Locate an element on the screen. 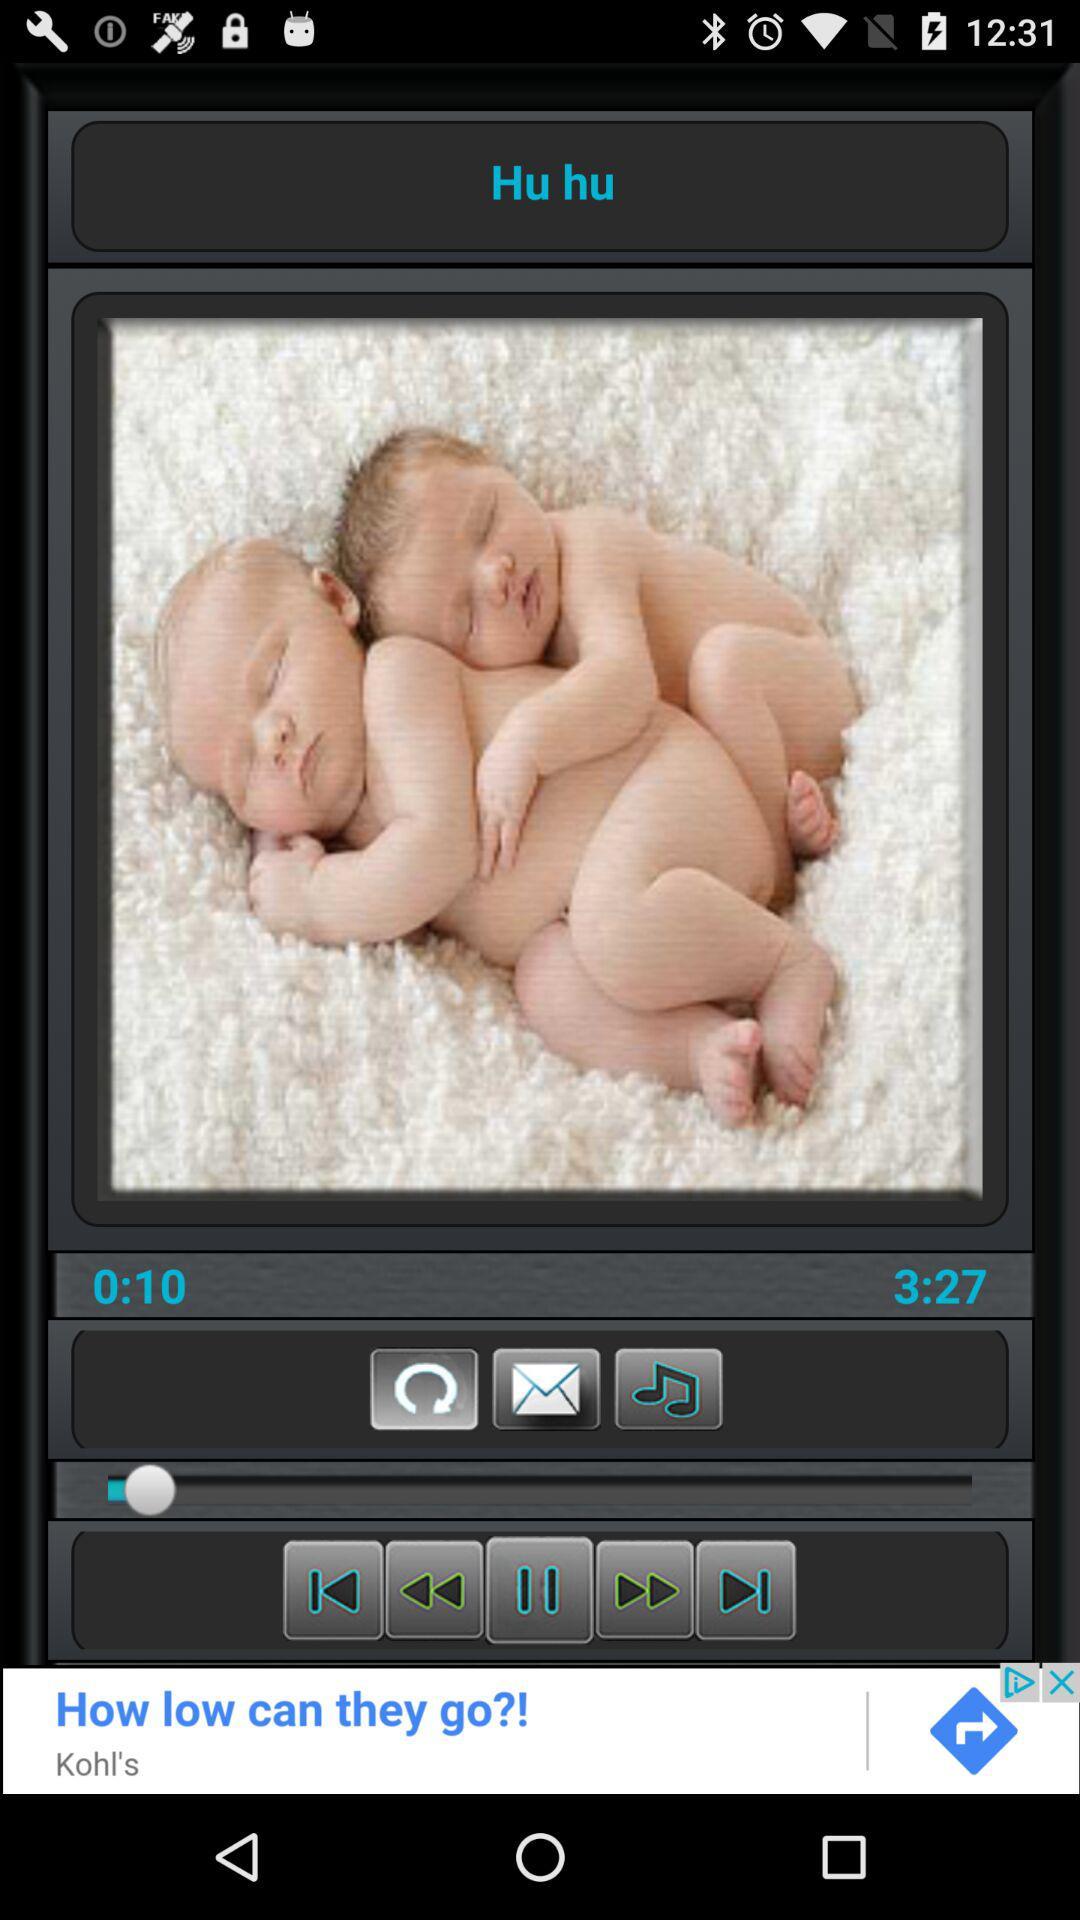  the av_rewind icon is located at coordinates (433, 1701).